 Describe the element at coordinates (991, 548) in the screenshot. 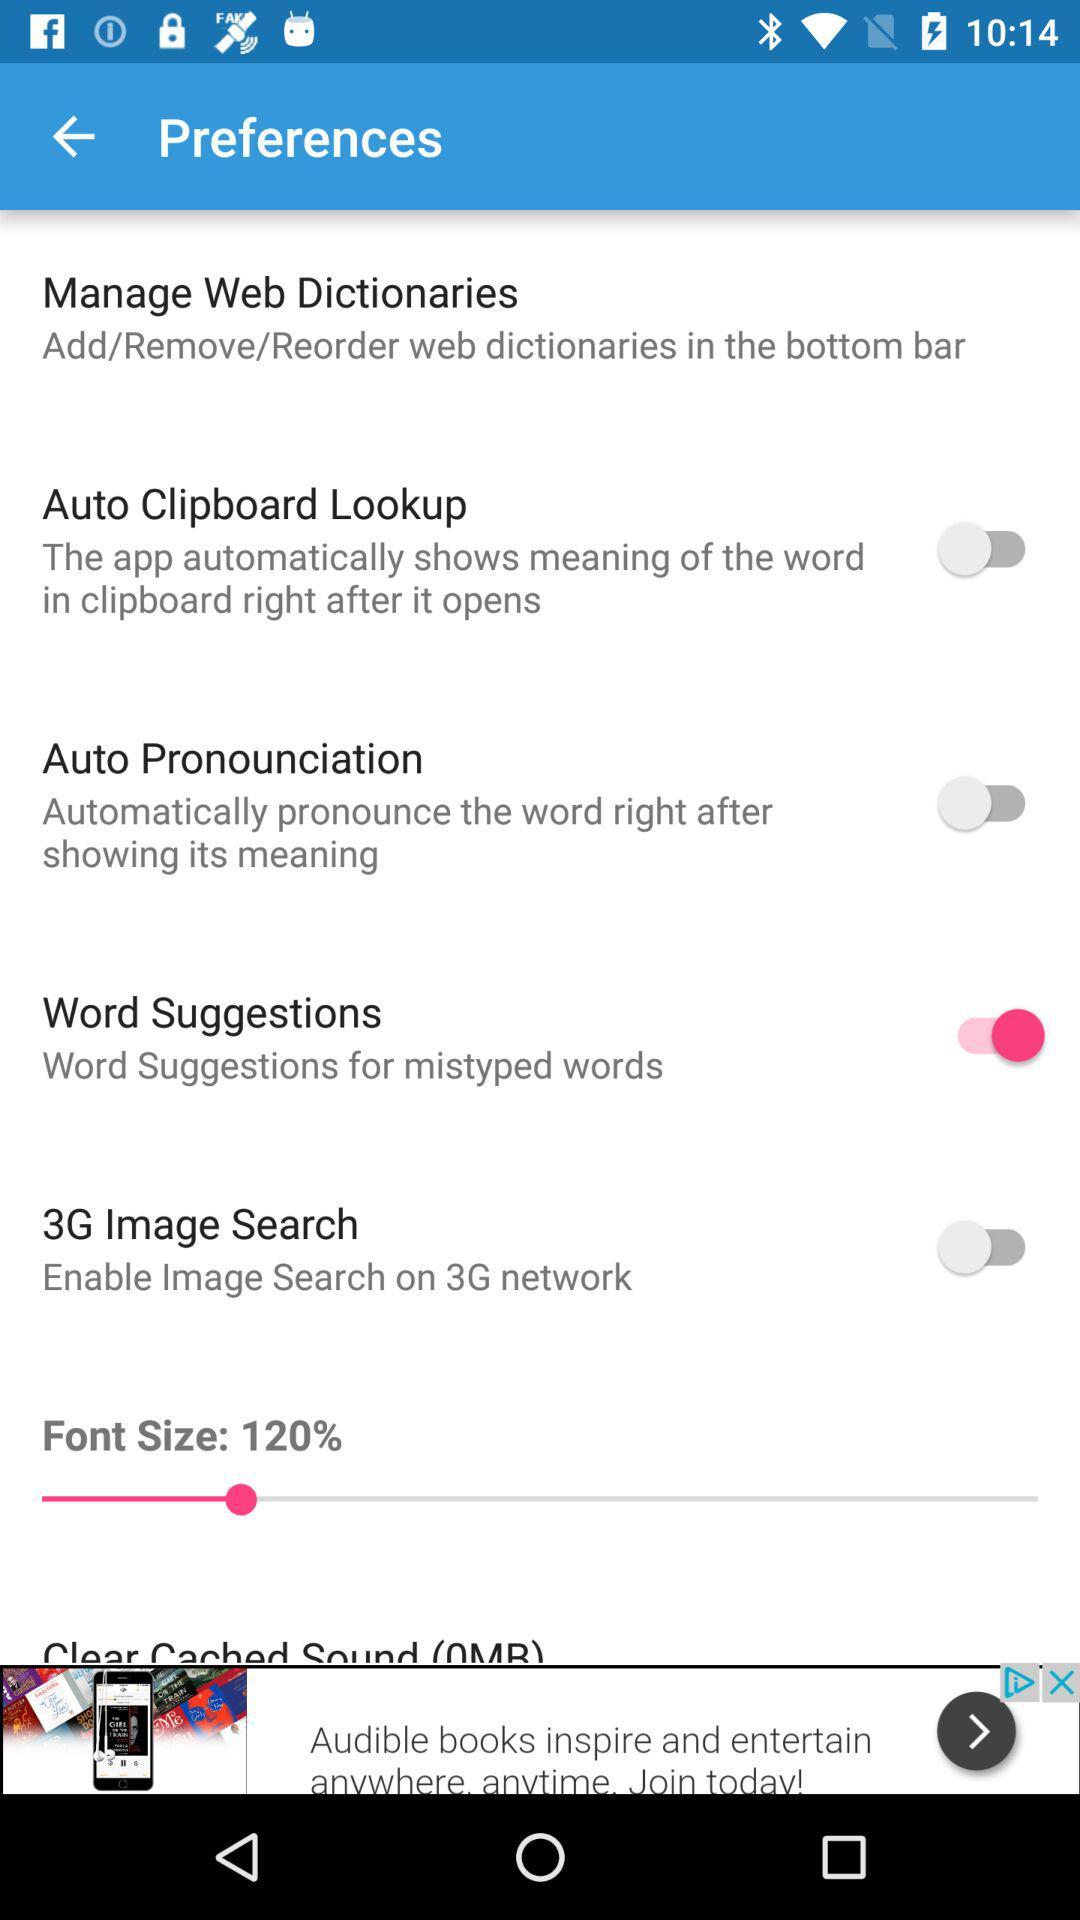

I see `auto clipboard lookup on or off option` at that location.